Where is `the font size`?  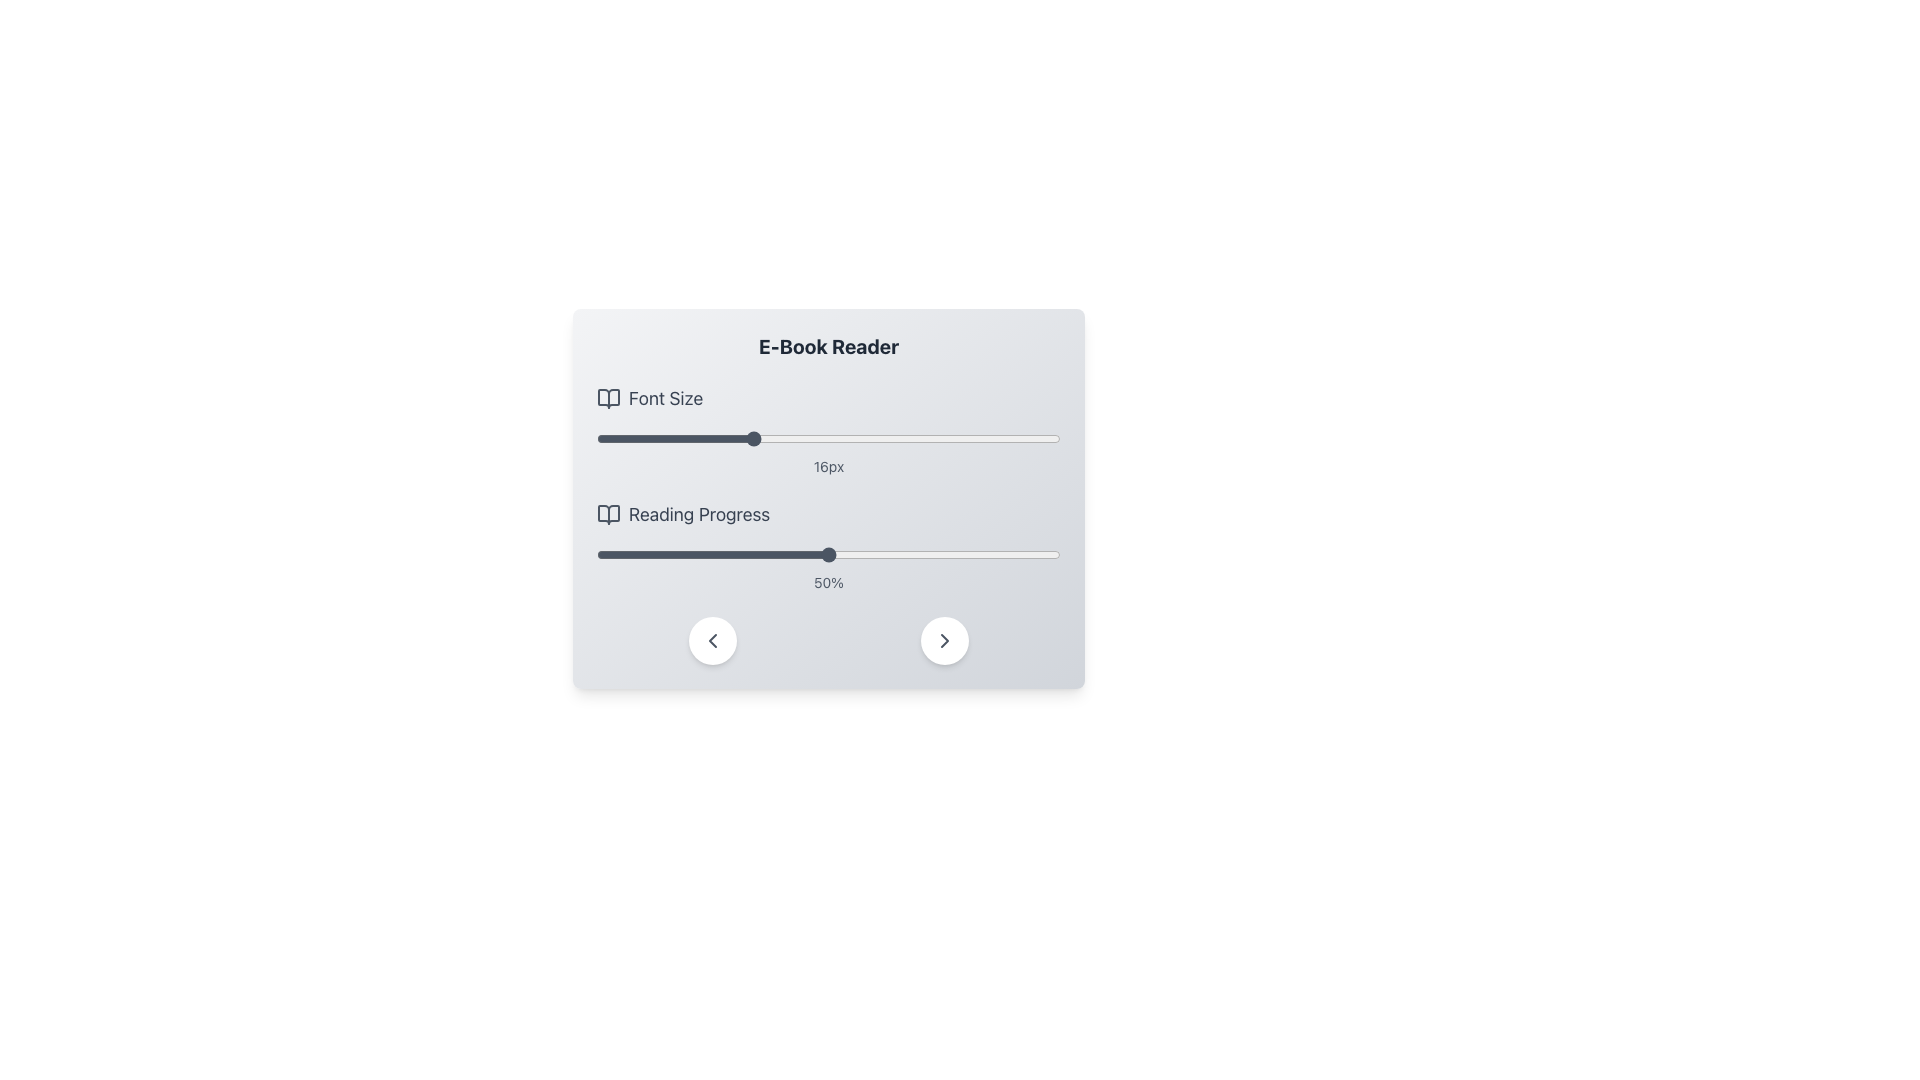
the font size is located at coordinates (634, 438).